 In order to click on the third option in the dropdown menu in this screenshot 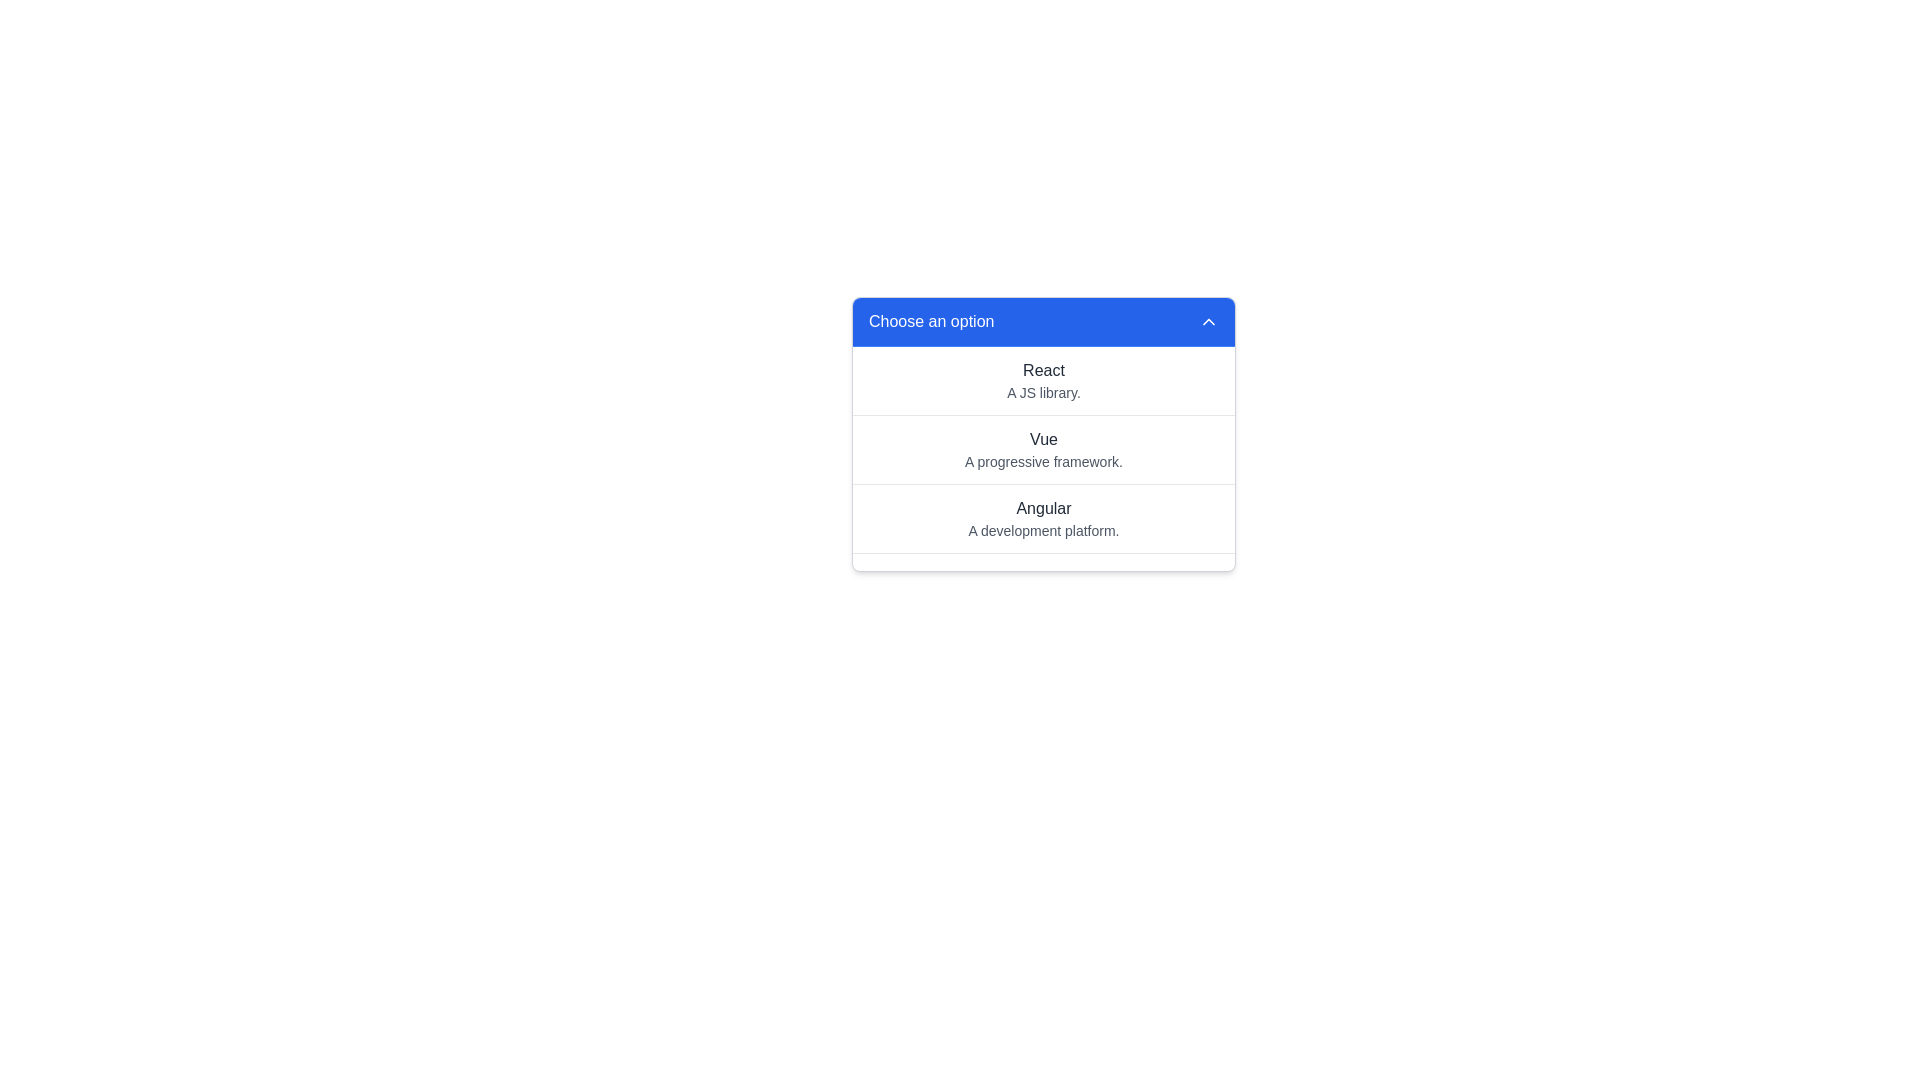, I will do `click(1042, 516)`.